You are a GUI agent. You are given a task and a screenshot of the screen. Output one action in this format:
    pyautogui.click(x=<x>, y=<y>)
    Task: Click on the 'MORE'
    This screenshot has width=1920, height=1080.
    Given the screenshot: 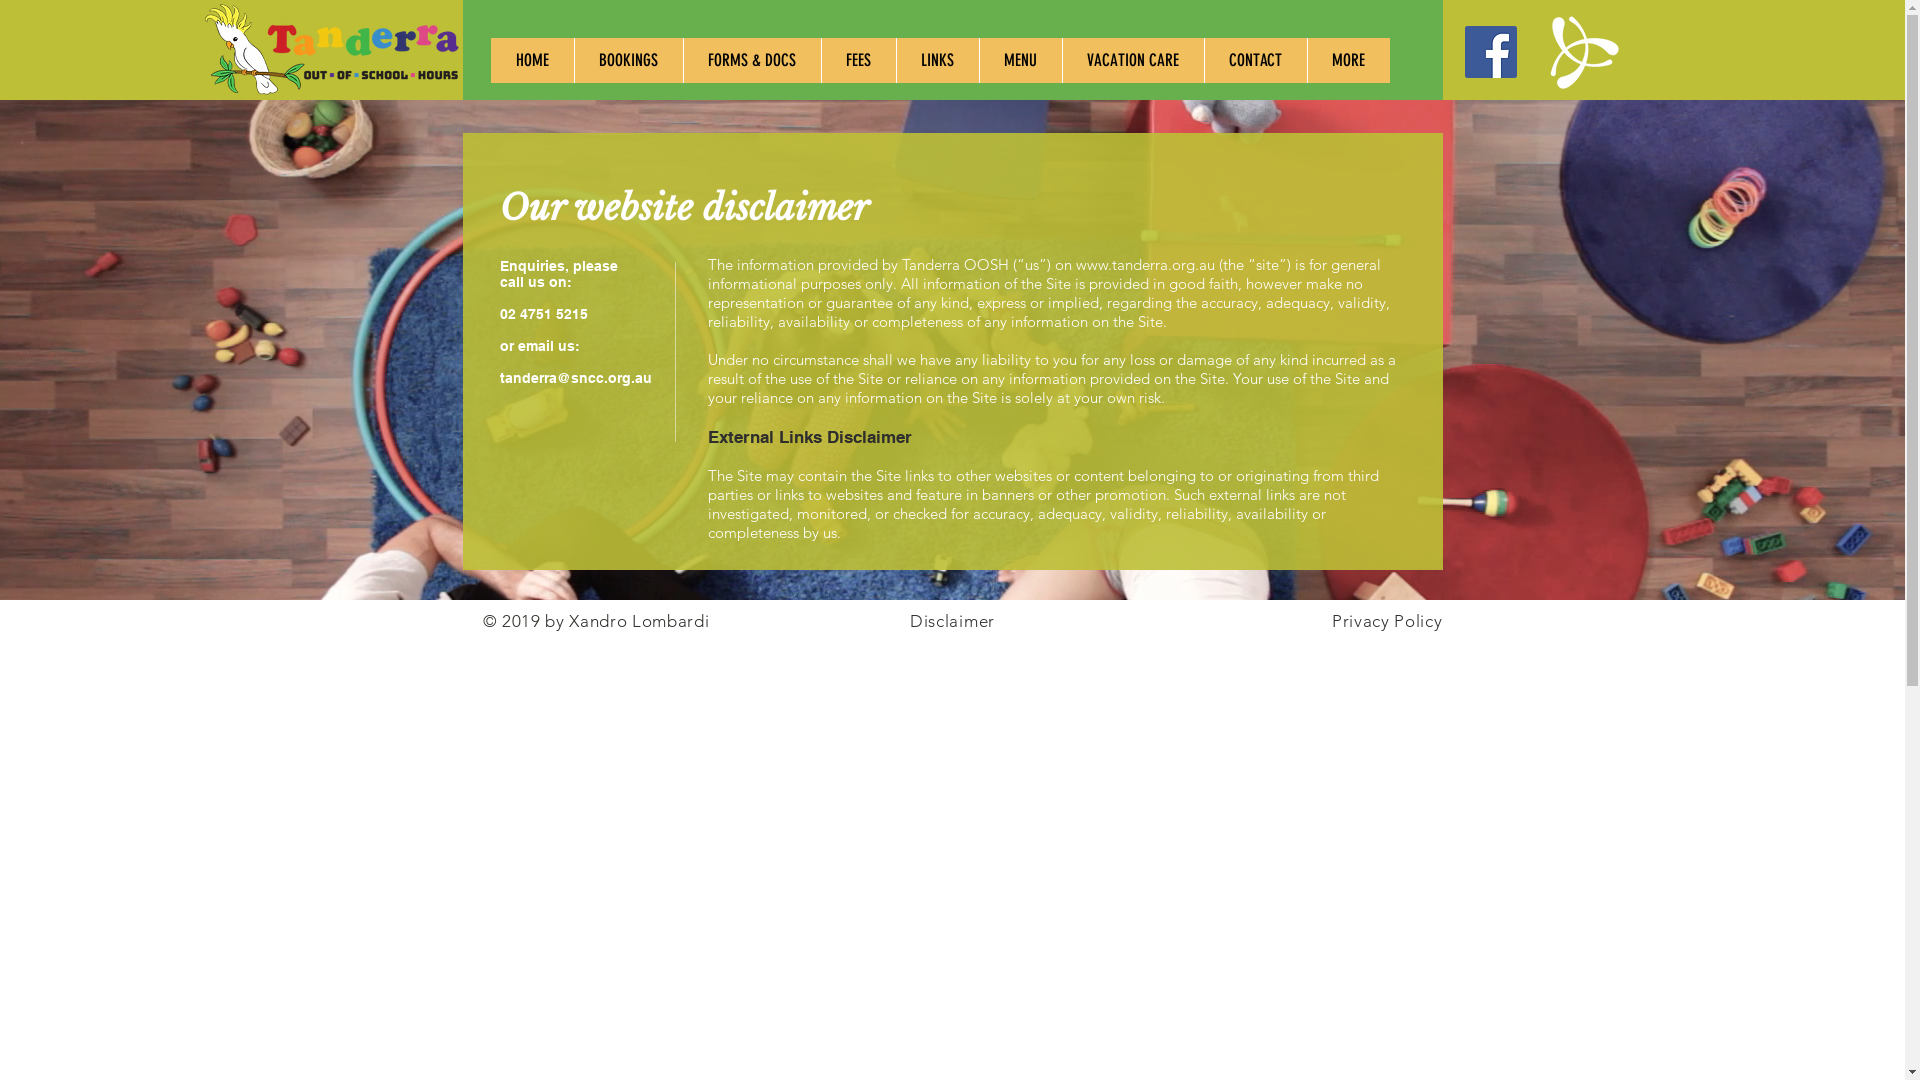 What is the action you would take?
    pyautogui.click(x=1347, y=59)
    